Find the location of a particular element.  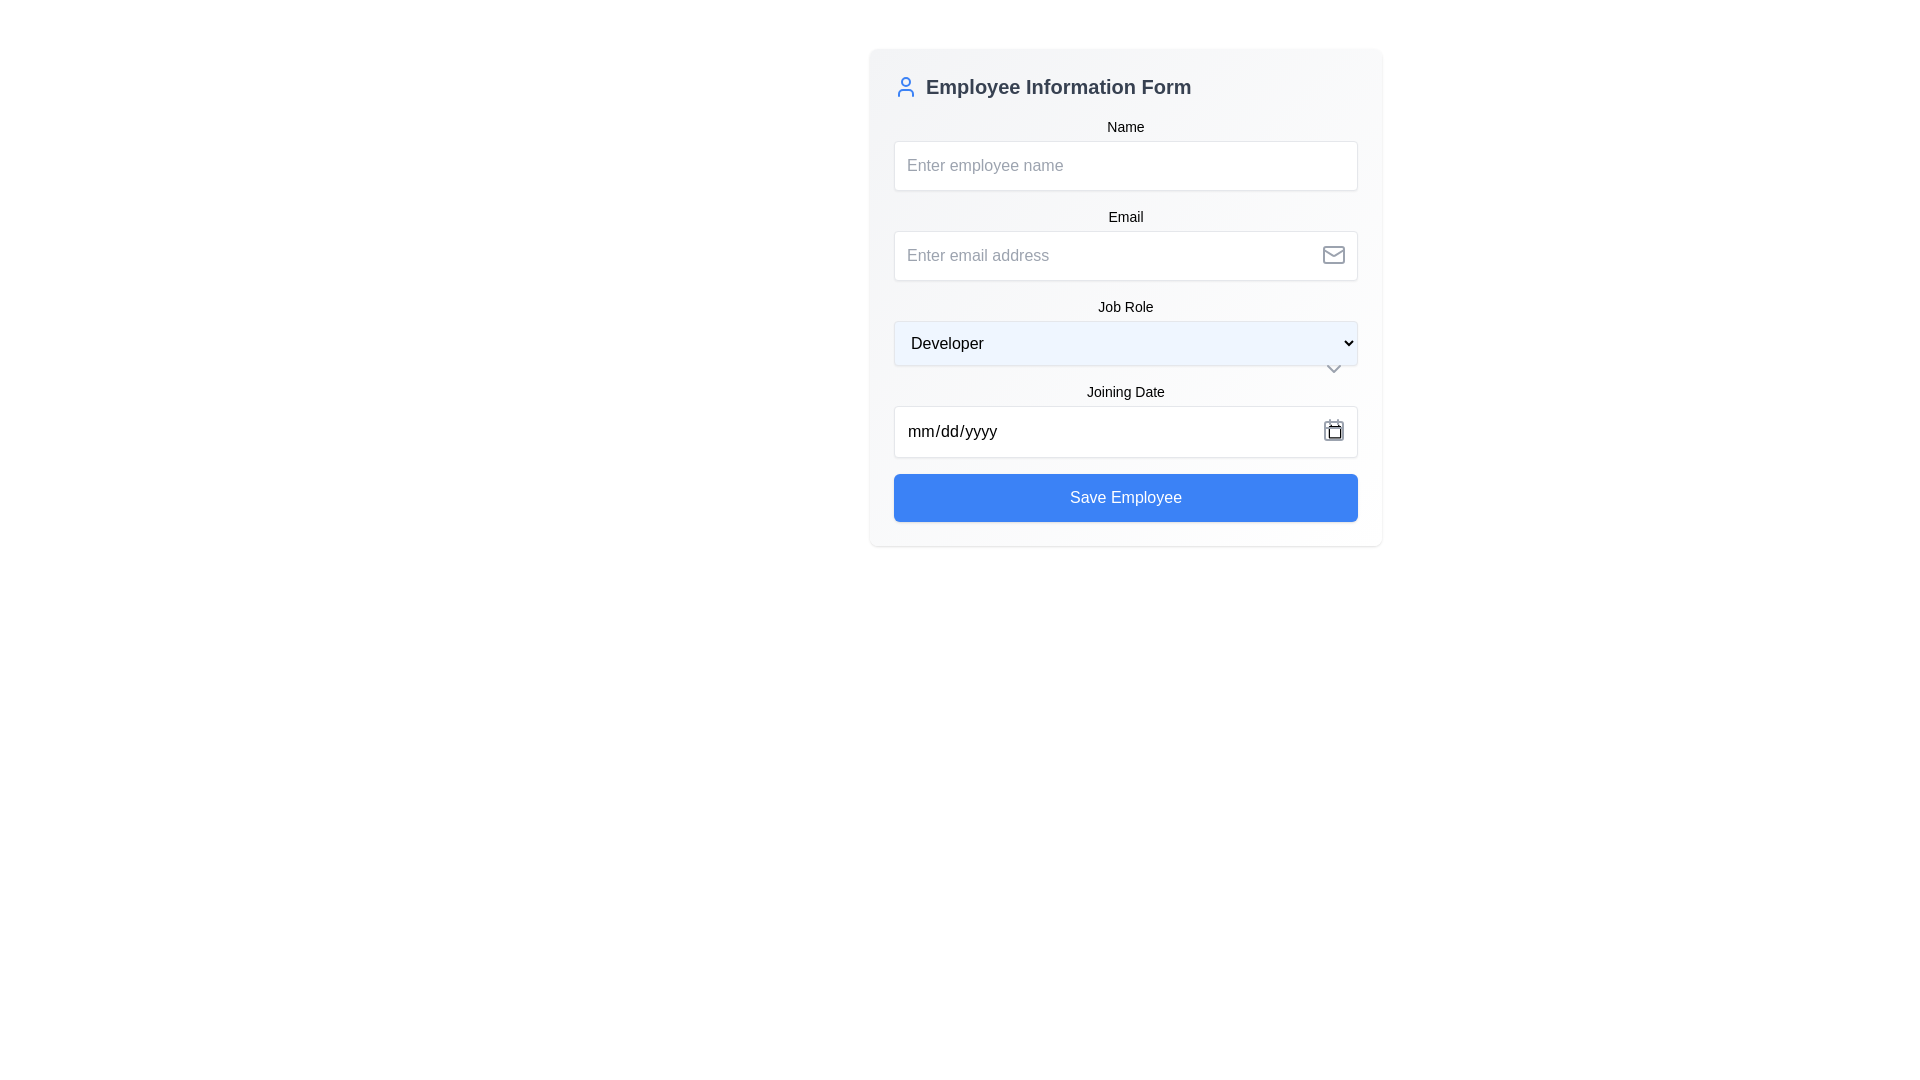

the calendar icon located at the right-most side of the 'Joining Date' input section in the 'Employee Information Form' is located at coordinates (1334, 428).